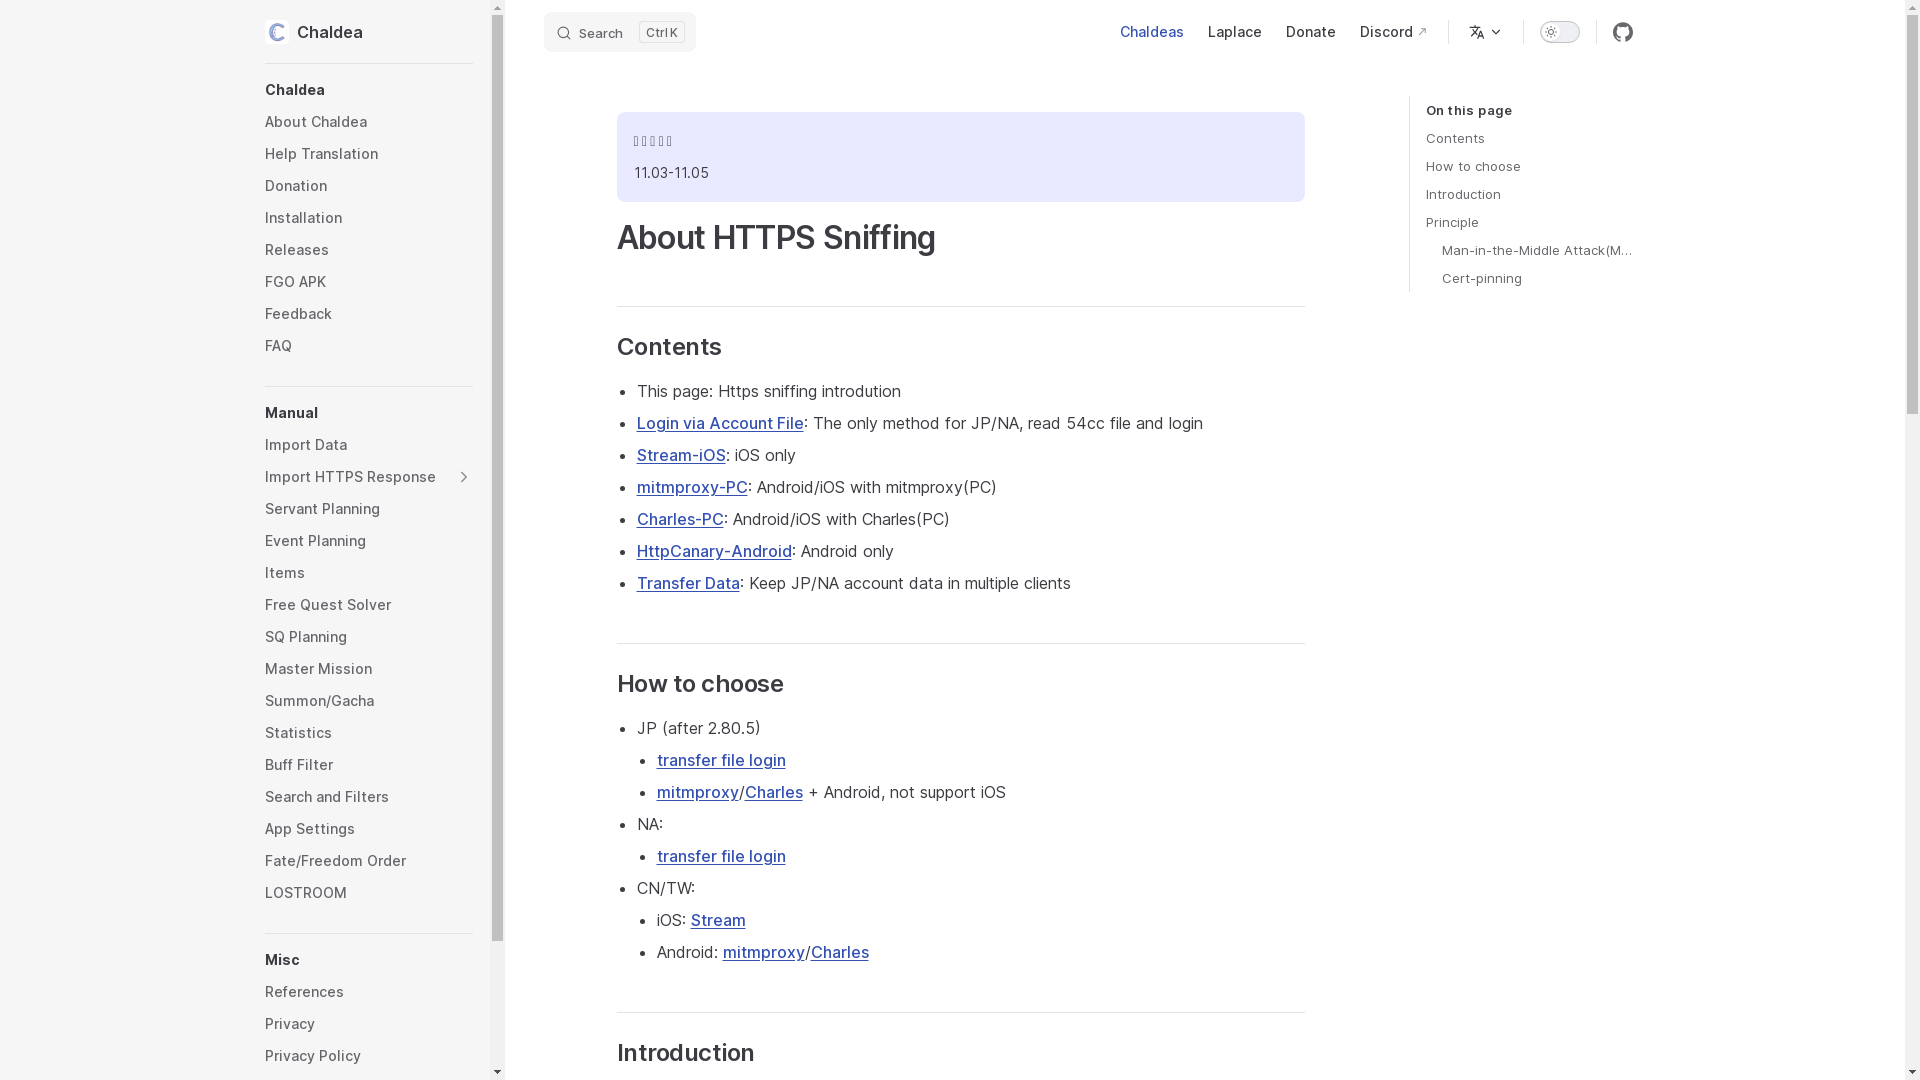 This screenshot has width=1920, height=1080. I want to click on 'Transfer Data', so click(687, 582).